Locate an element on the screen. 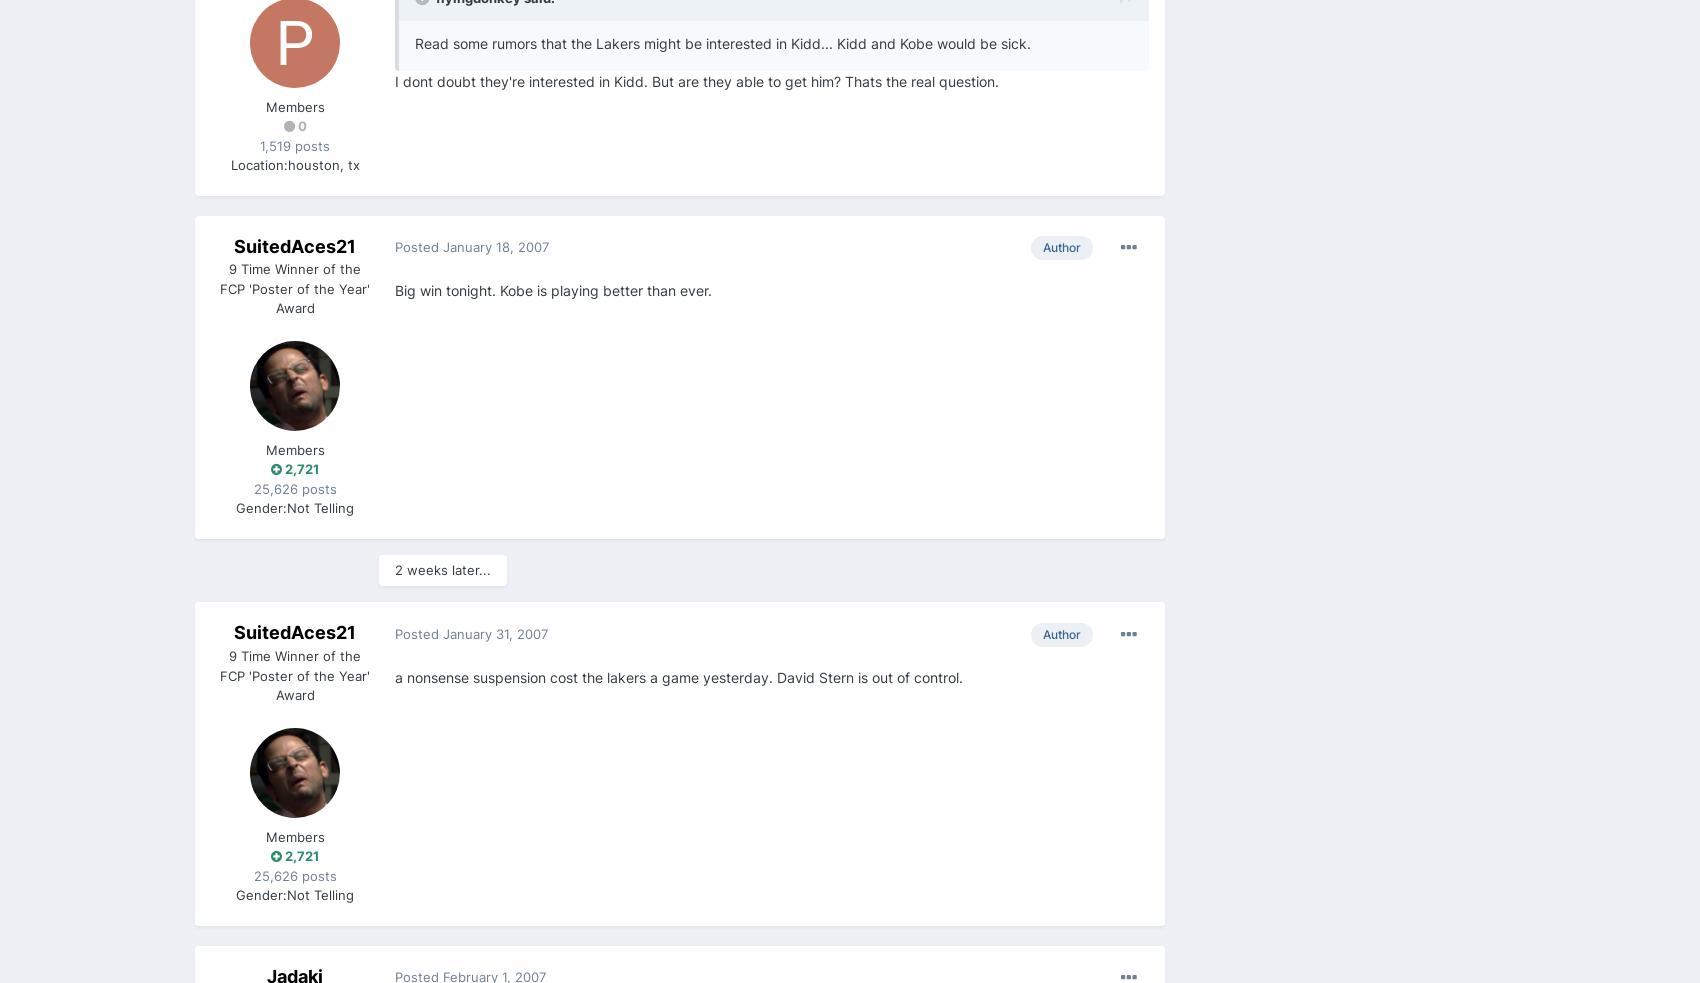 Image resolution: width=1700 pixels, height=983 pixels. 'a nonsense suspension cost the lakers a game yesterday.  David Stern is out of control.' is located at coordinates (678, 675).